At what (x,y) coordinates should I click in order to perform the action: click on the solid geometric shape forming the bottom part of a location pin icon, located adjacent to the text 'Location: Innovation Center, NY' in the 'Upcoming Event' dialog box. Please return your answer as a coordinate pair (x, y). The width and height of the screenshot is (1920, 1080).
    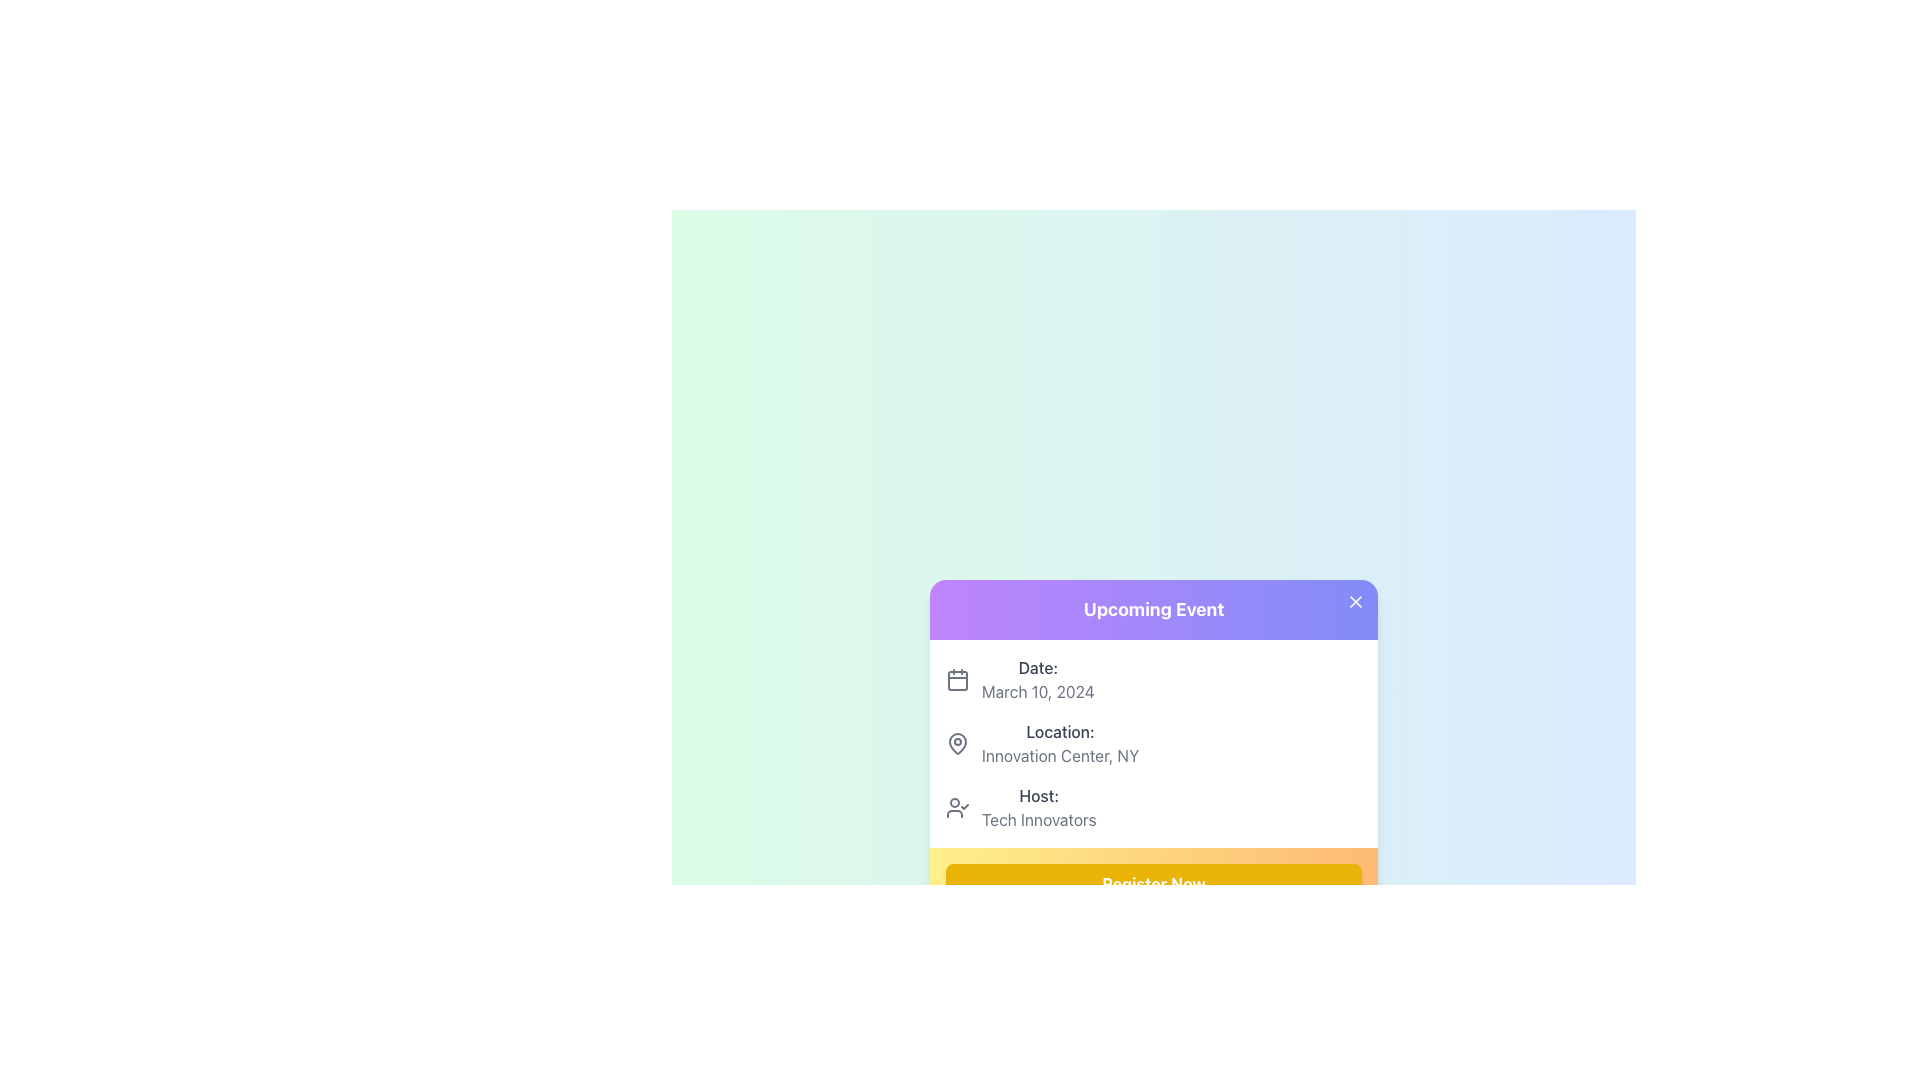
    Looking at the image, I should click on (957, 743).